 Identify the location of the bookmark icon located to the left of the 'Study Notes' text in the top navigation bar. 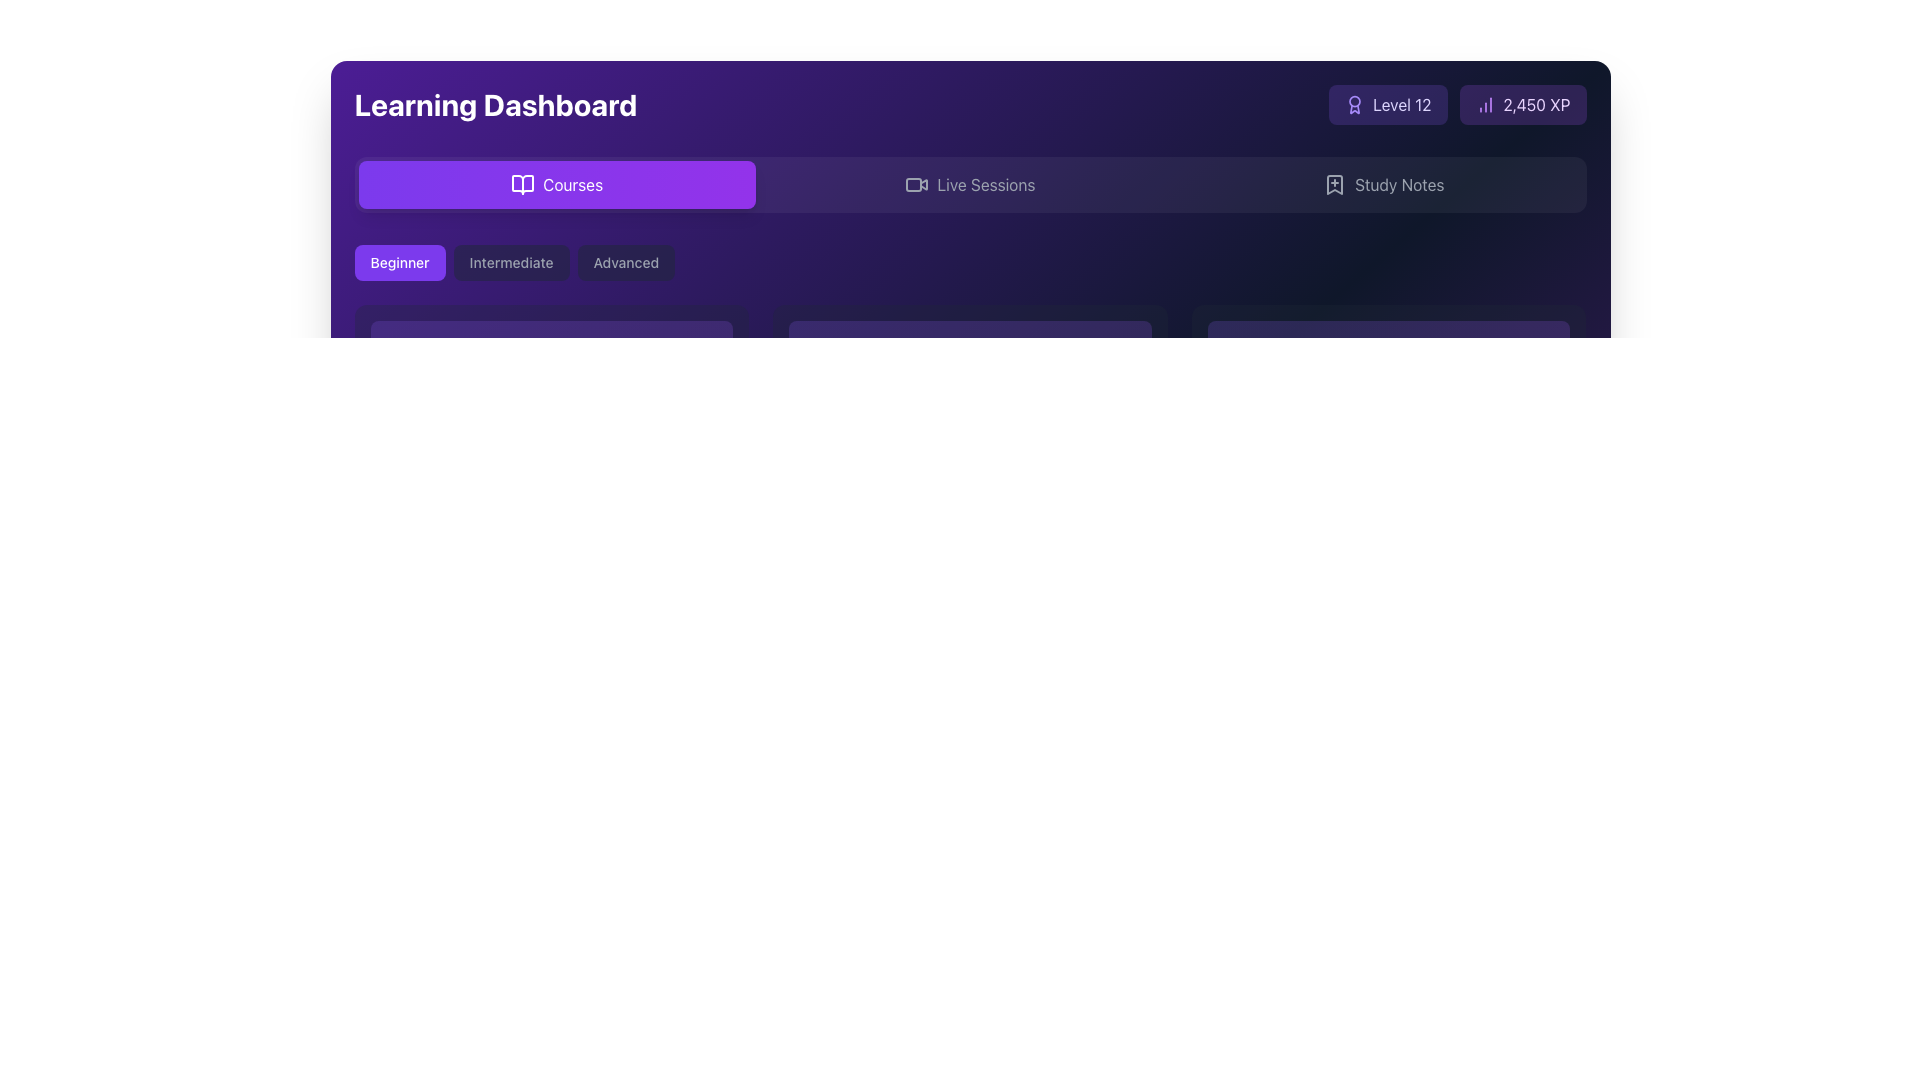
(1335, 185).